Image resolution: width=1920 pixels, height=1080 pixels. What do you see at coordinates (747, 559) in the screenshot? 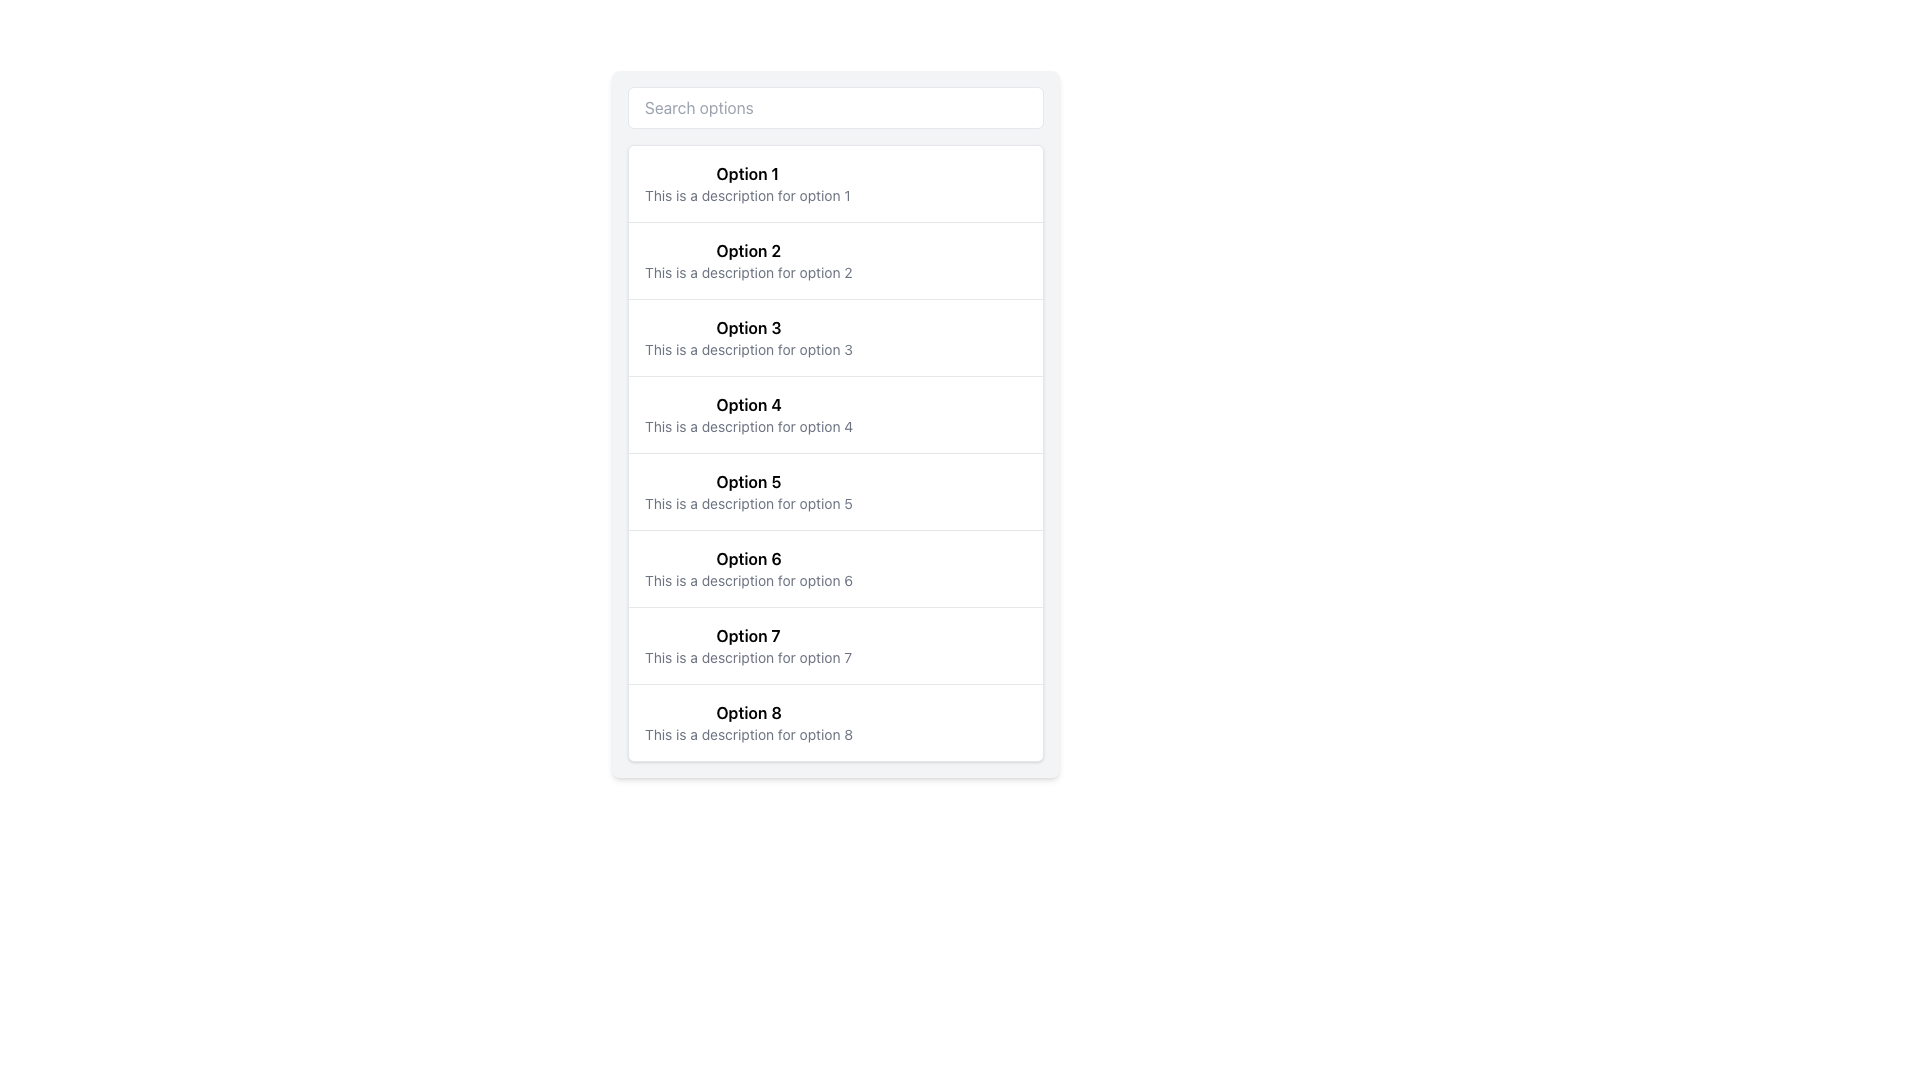
I see `the bold text label displaying 'Option 6', which is centrally aligned at the top of its section, positioned above the gray description text in the sixth entry of a vertically listed selectable options` at bounding box center [747, 559].